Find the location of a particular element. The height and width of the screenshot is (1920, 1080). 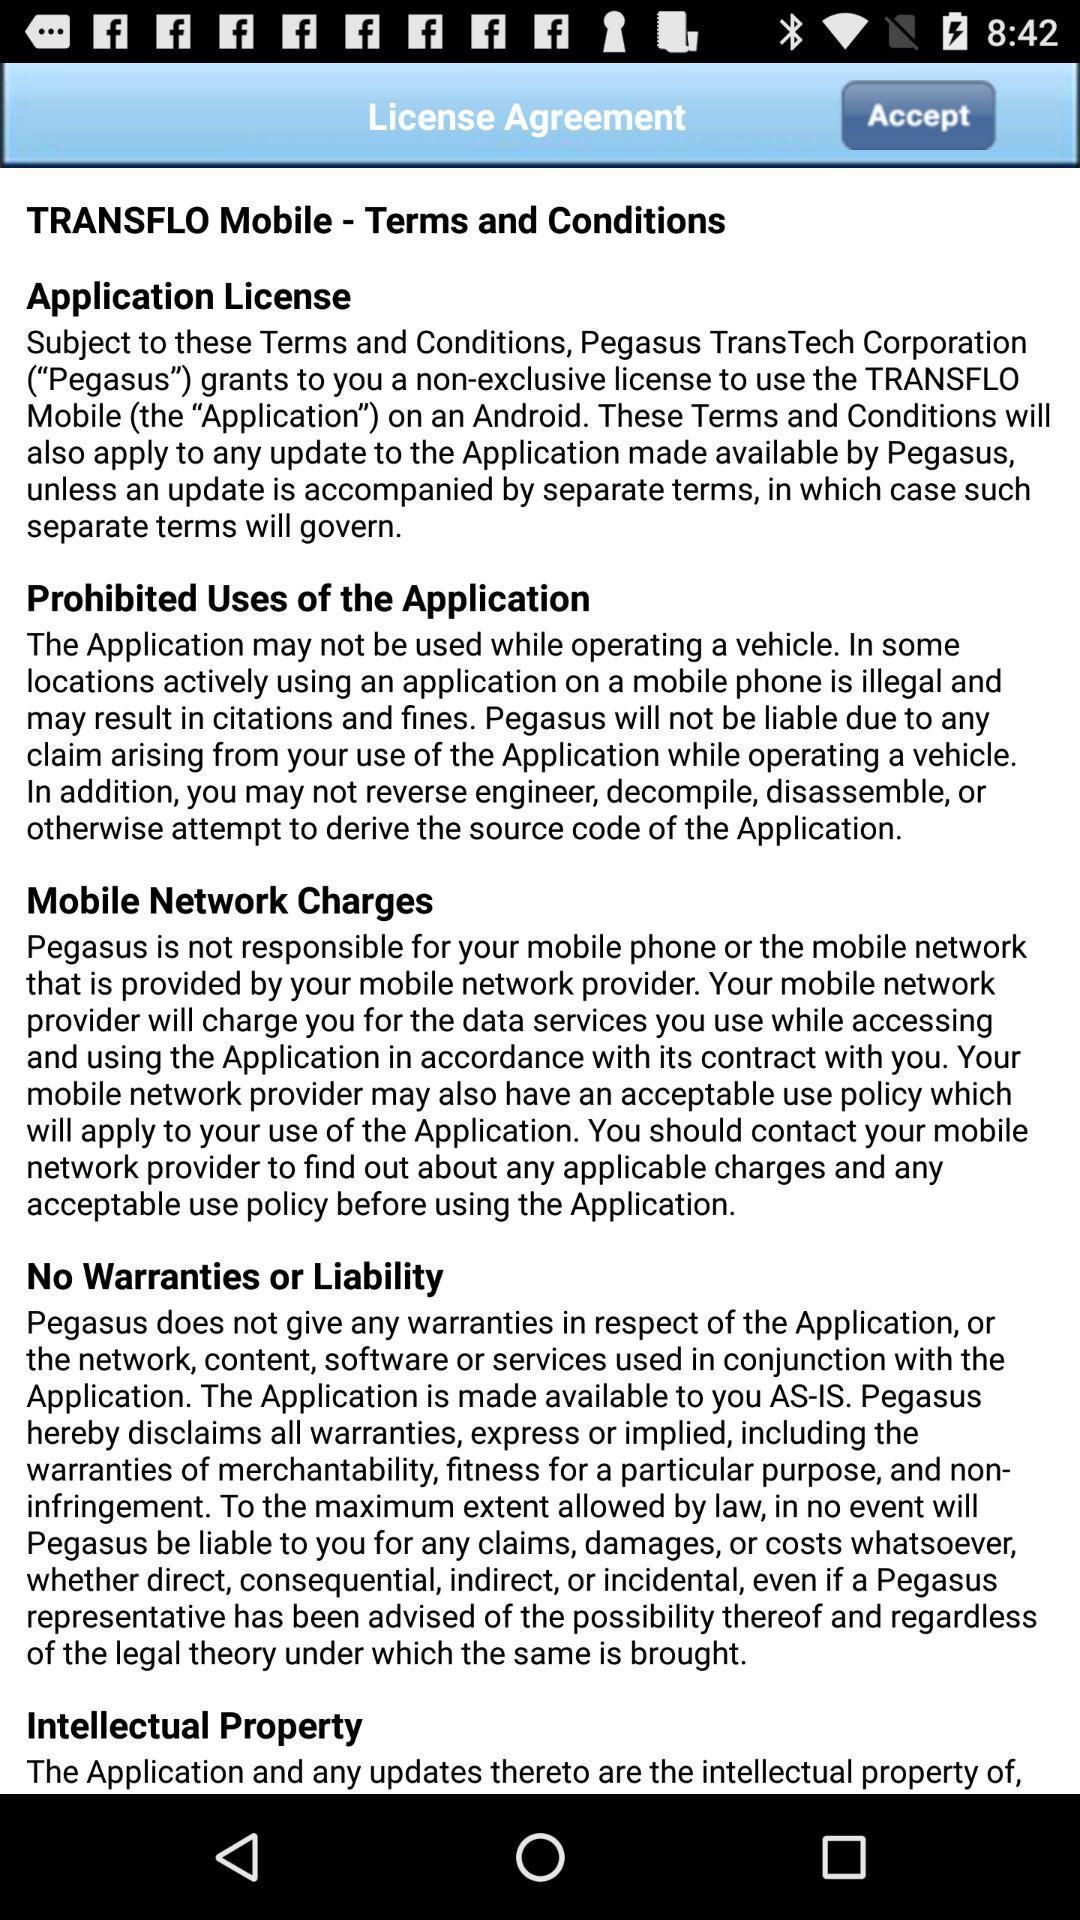

the date_range icon is located at coordinates (917, 122).